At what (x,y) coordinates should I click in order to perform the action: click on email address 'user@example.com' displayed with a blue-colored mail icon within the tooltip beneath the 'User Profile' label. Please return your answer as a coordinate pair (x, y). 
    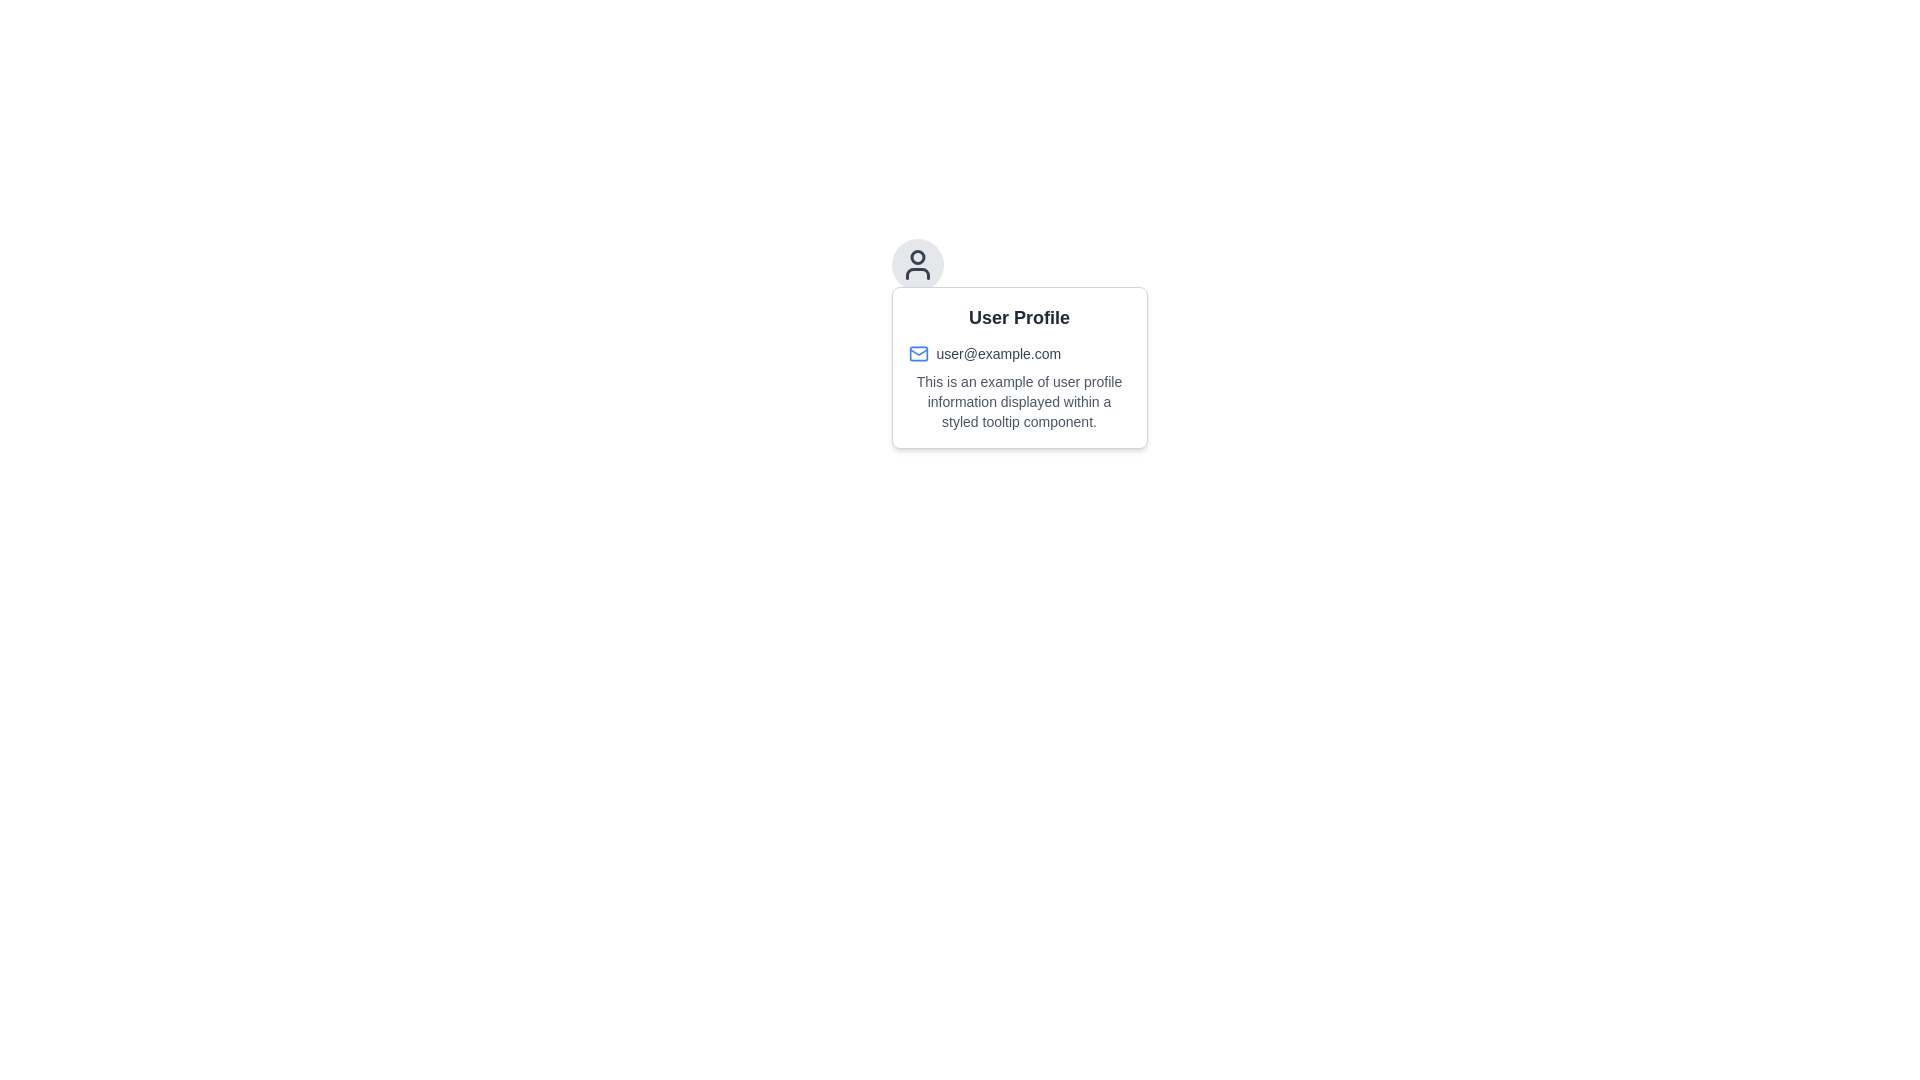
    Looking at the image, I should click on (1019, 353).